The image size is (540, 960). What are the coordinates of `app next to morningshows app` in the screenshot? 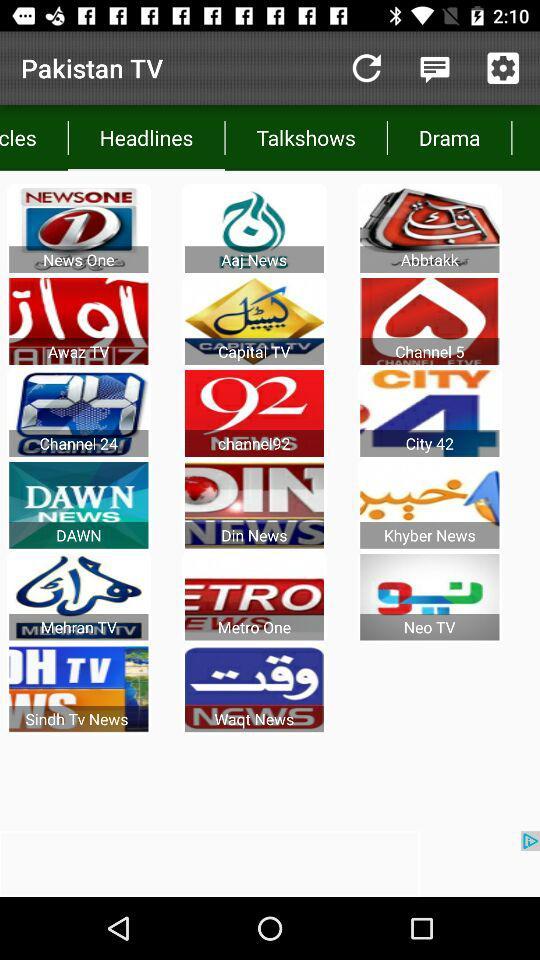 It's located at (449, 136).